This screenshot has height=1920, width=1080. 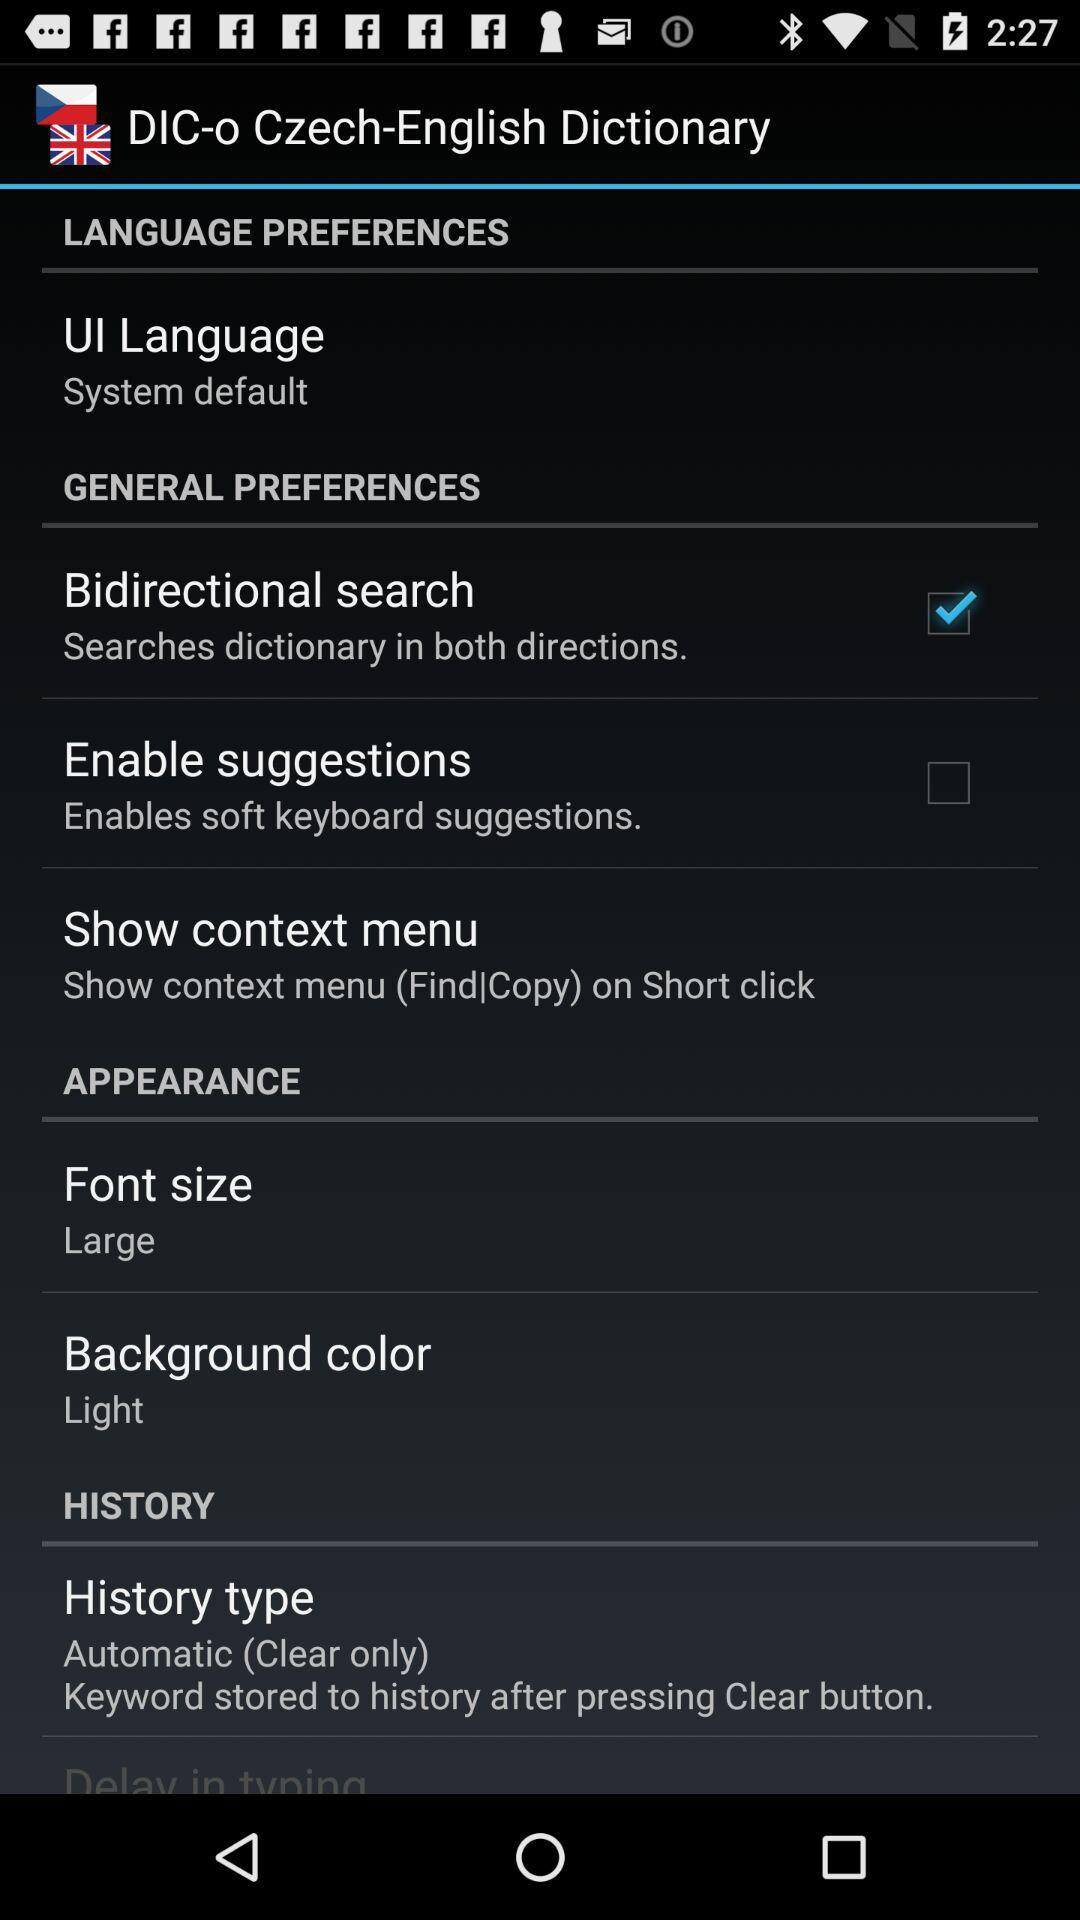 I want to click on the system default item, so click(x=185, y=389).